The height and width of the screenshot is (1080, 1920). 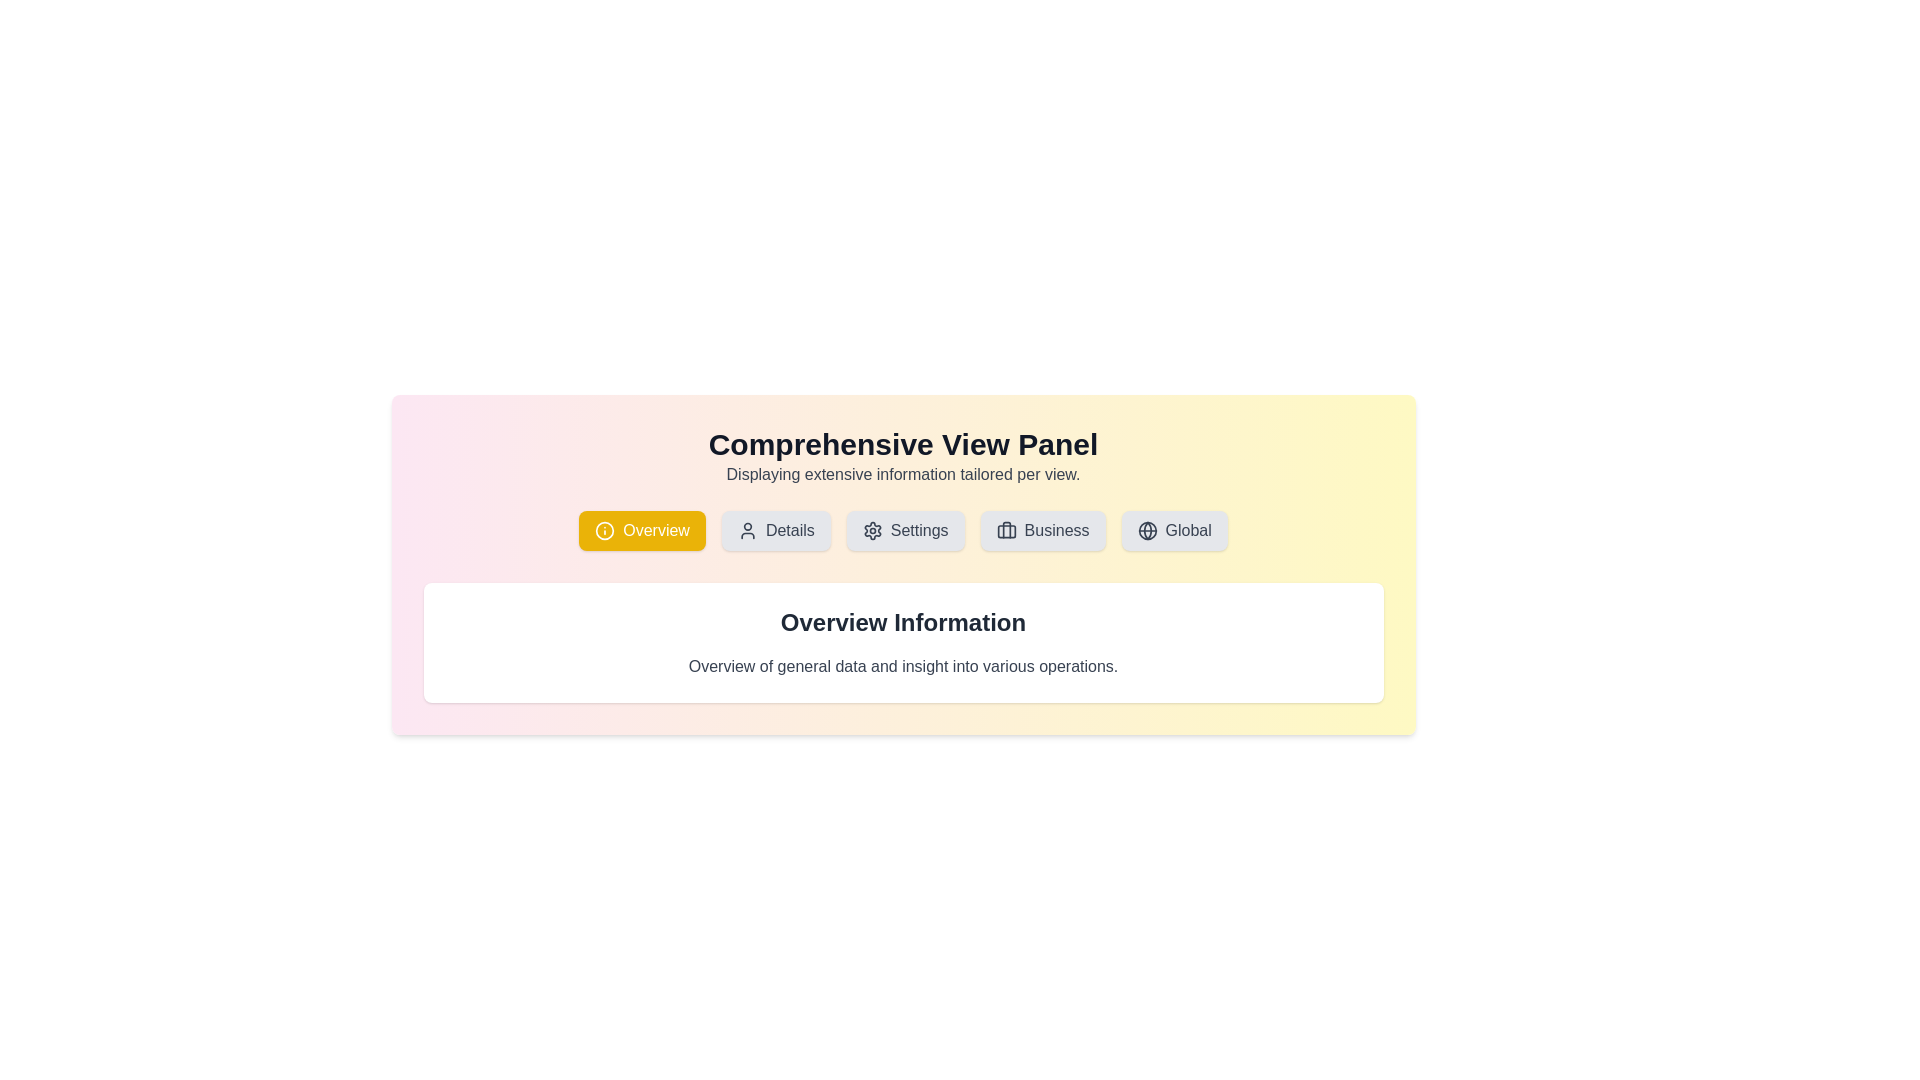 I want to click on the user icon which is part of the 'Details' button in the navigation bar, positioned to the left of the text 'Details', so click(x=746, y=530).